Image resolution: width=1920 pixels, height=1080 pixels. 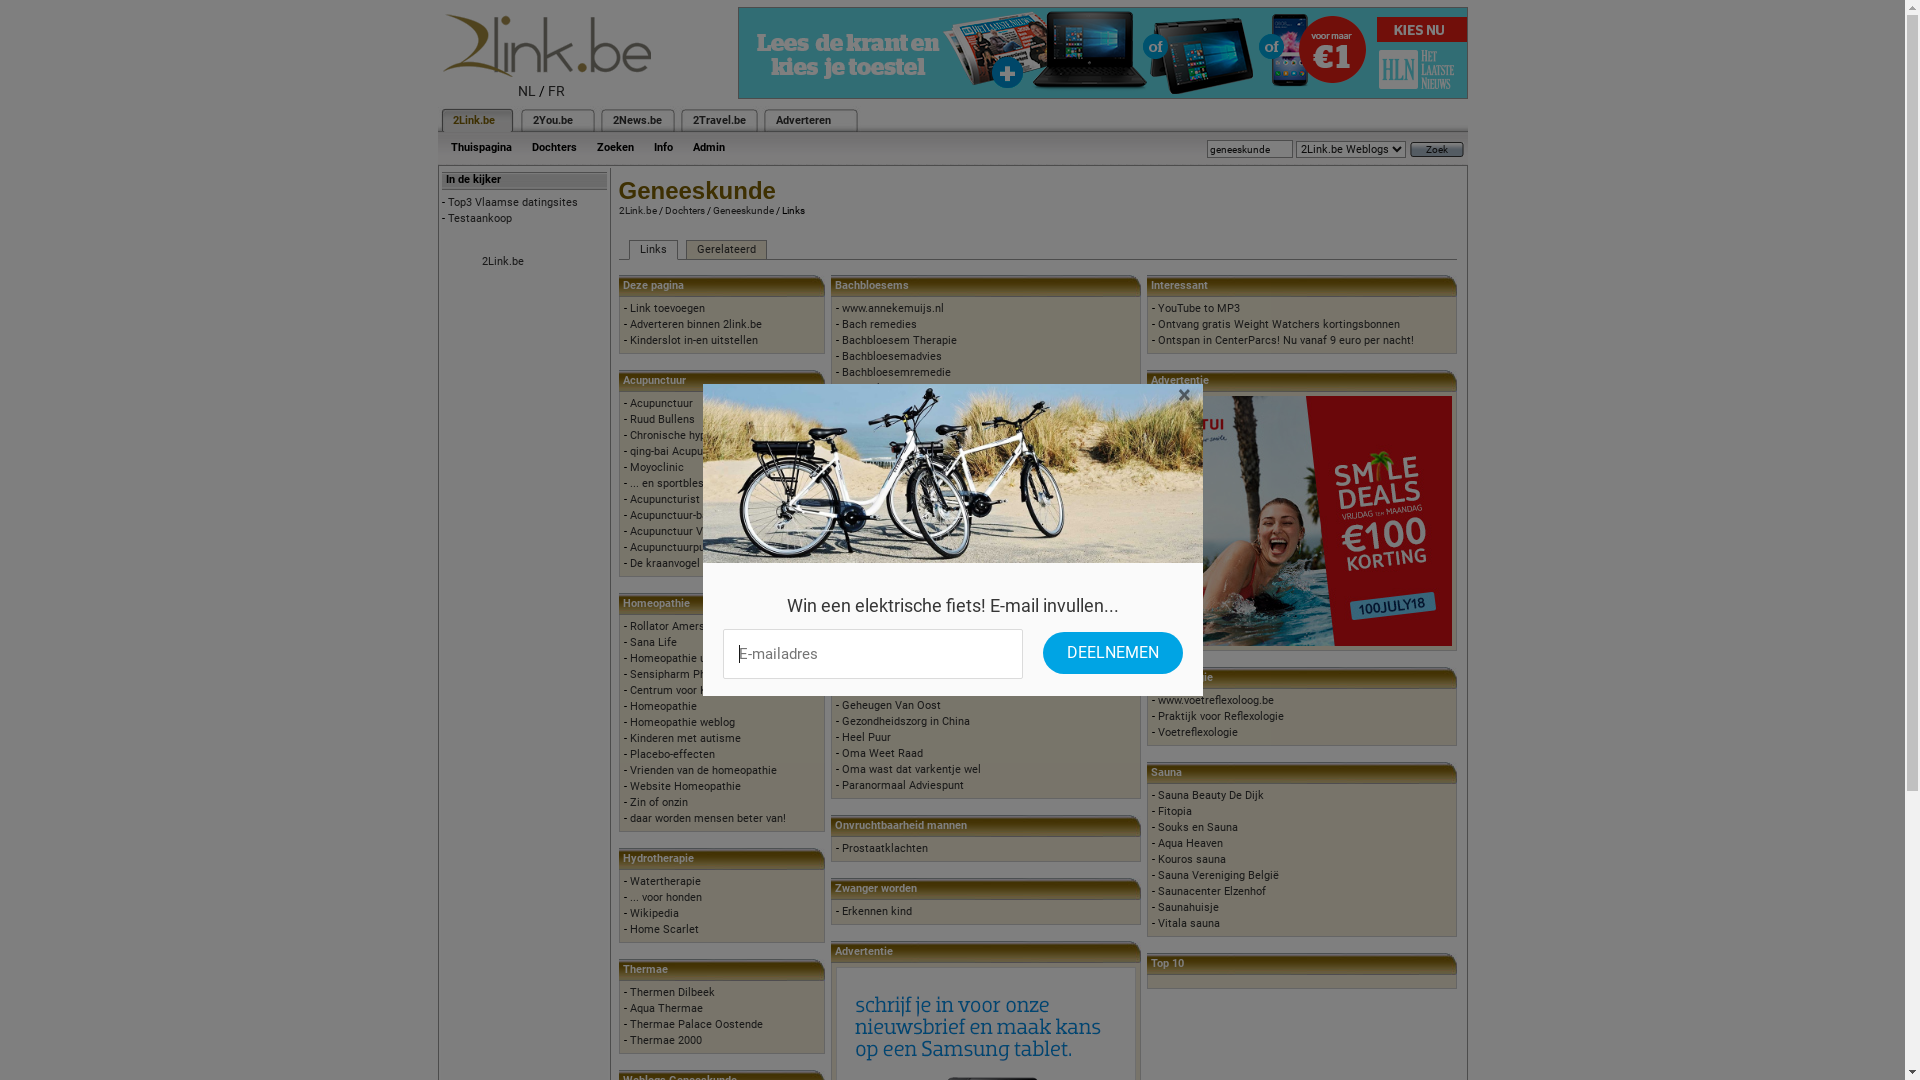 I want to click on 'Acupuncturist', so click(x=665, y=498).